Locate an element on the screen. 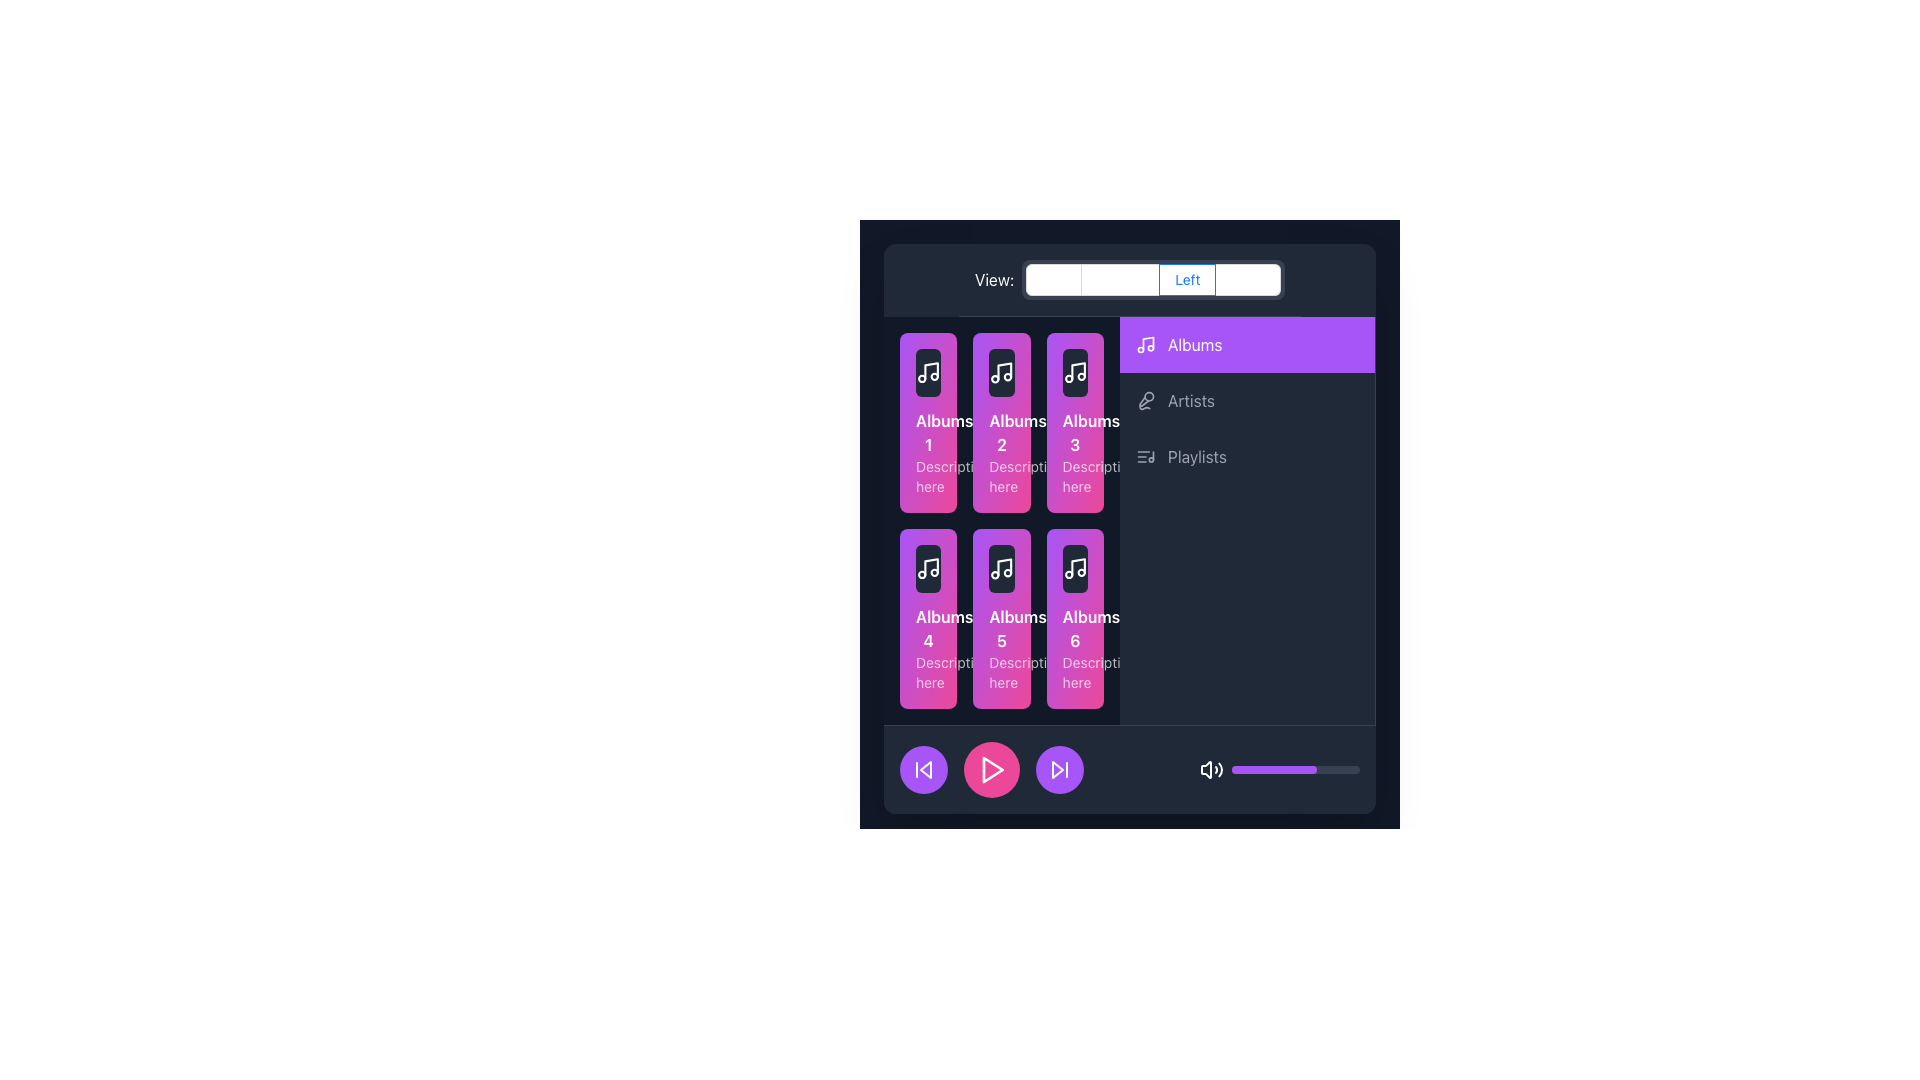 The height and width of the screenshot is (1080, 1920). the descriptive text label is located at coordinates (927, 477).